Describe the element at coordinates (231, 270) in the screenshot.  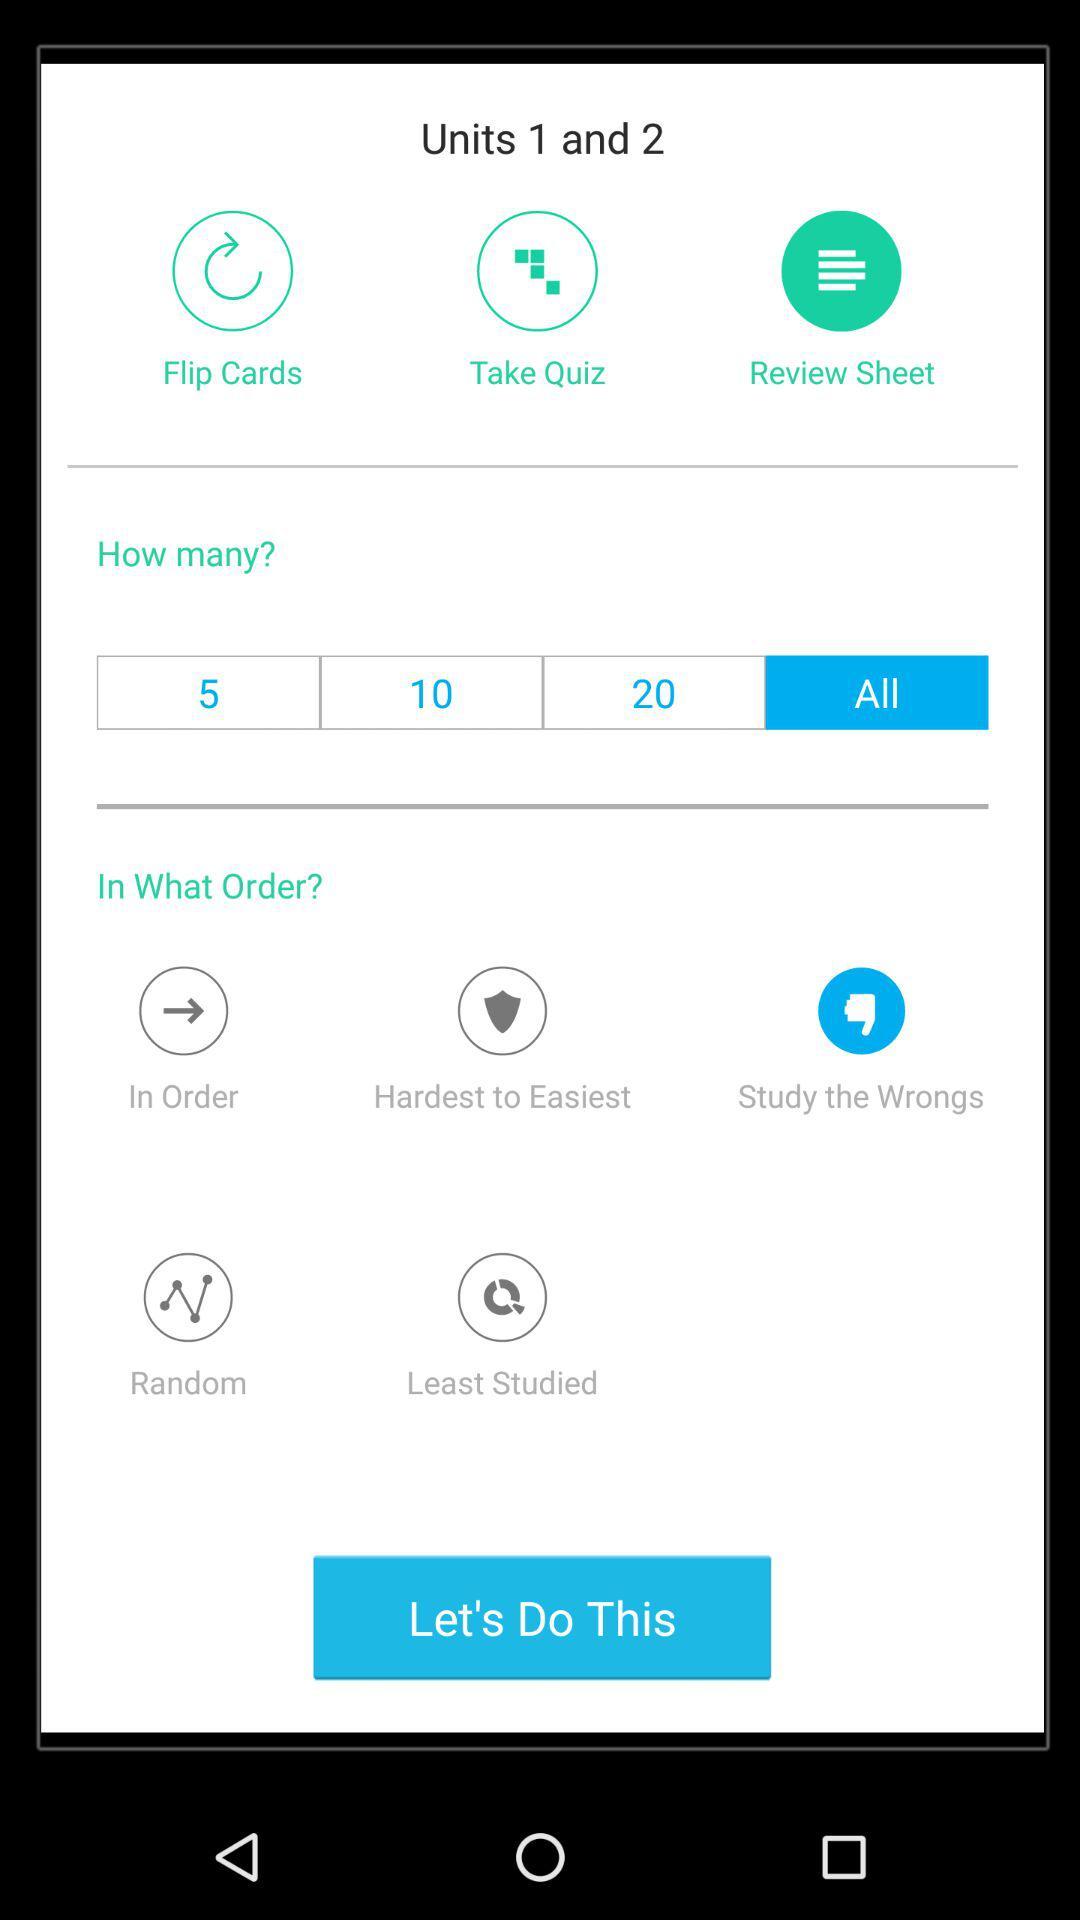
I see `turn flip cards study mode` at that location.